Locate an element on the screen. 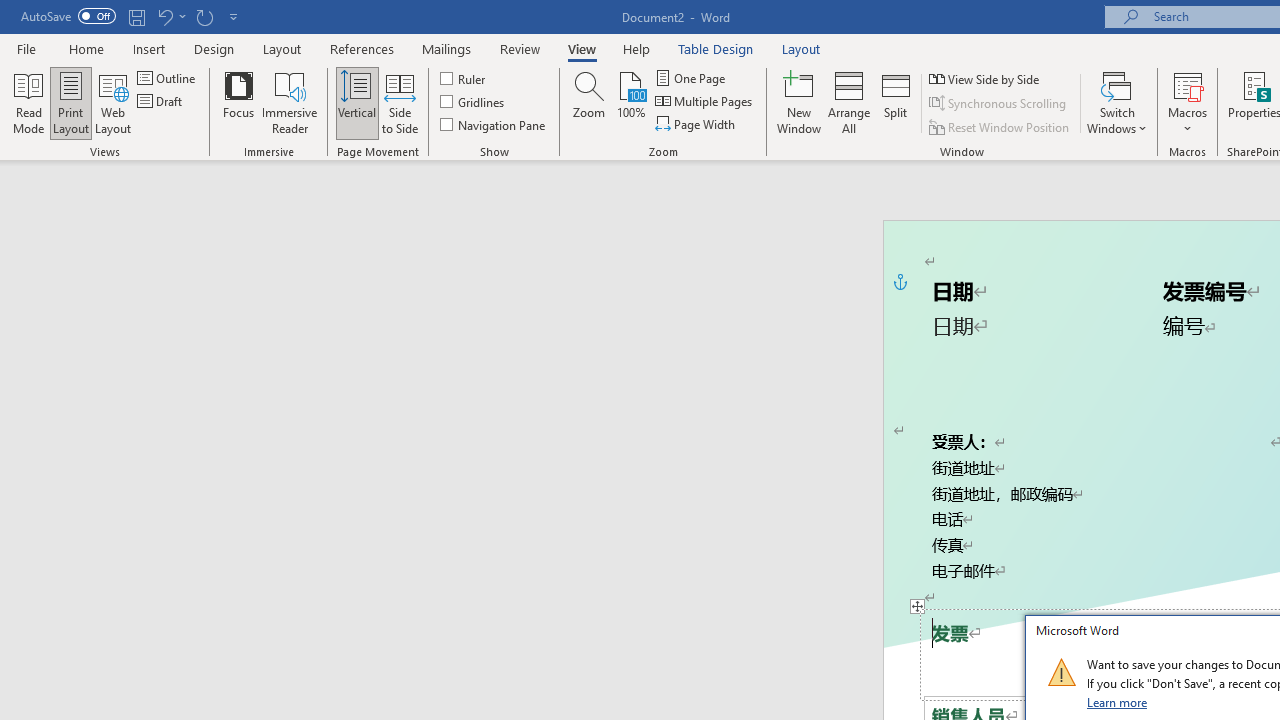  'Vertical' is located at coordinates (357, 103).